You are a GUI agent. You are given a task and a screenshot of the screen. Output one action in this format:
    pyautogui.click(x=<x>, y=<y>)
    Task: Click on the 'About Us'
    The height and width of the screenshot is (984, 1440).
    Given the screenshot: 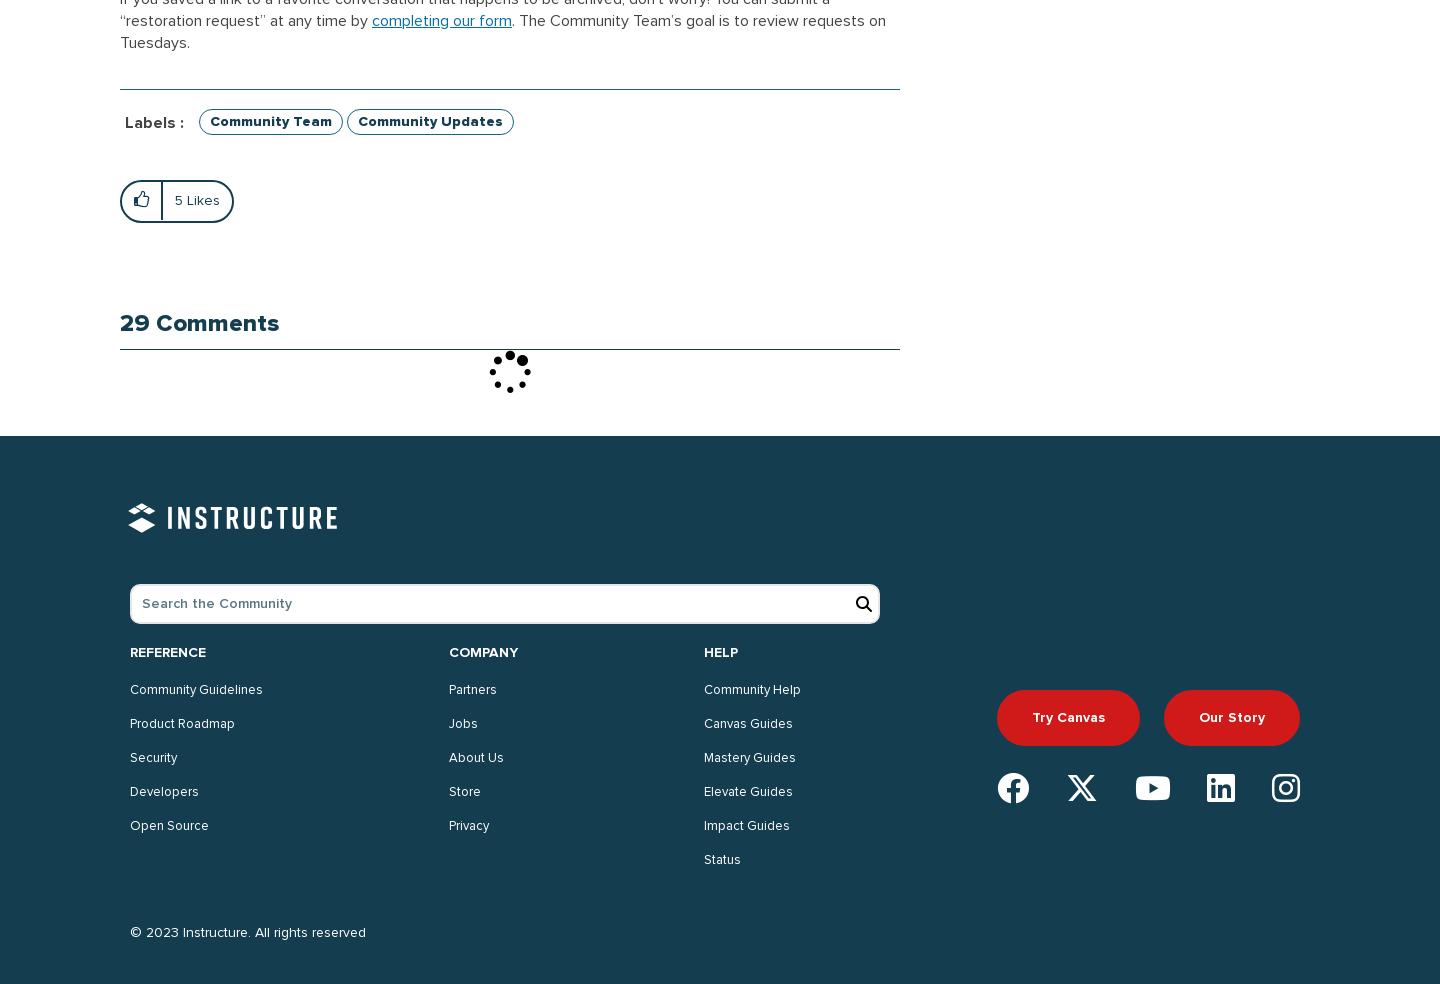 What is the action you would take?
    pyautogui.click(x=476, y=757)
    